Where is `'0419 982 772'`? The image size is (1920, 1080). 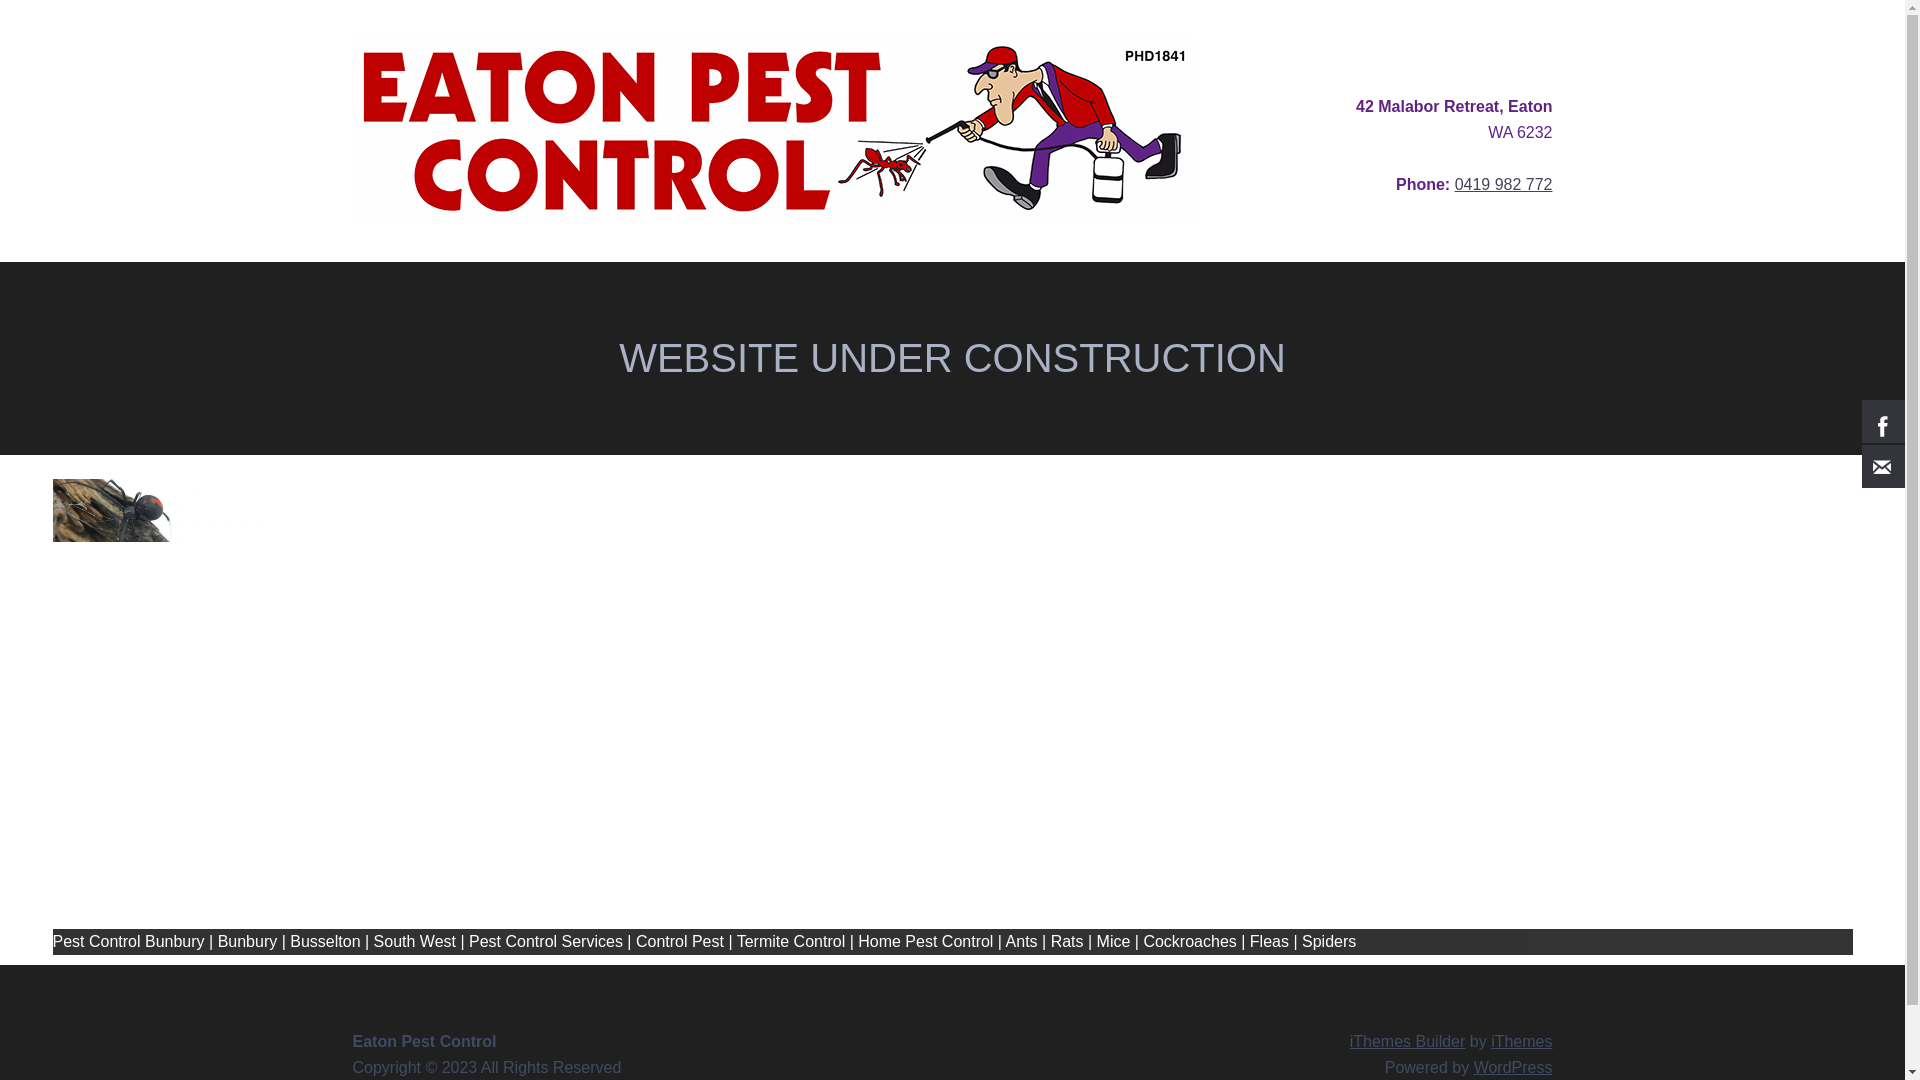 '0419 982 772' is located at coordinates (1503, 184).